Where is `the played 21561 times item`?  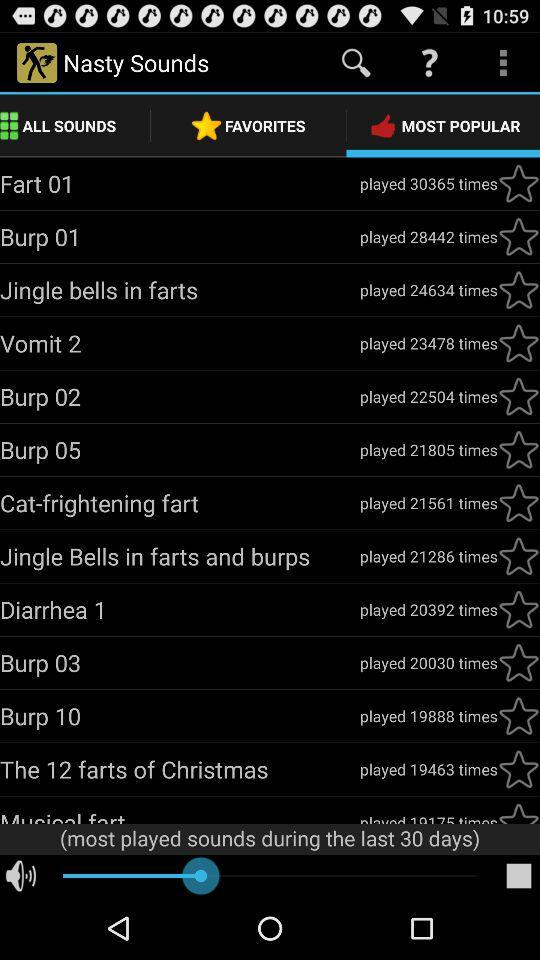
the played 21561 times item is located at coordinates (427, 502).